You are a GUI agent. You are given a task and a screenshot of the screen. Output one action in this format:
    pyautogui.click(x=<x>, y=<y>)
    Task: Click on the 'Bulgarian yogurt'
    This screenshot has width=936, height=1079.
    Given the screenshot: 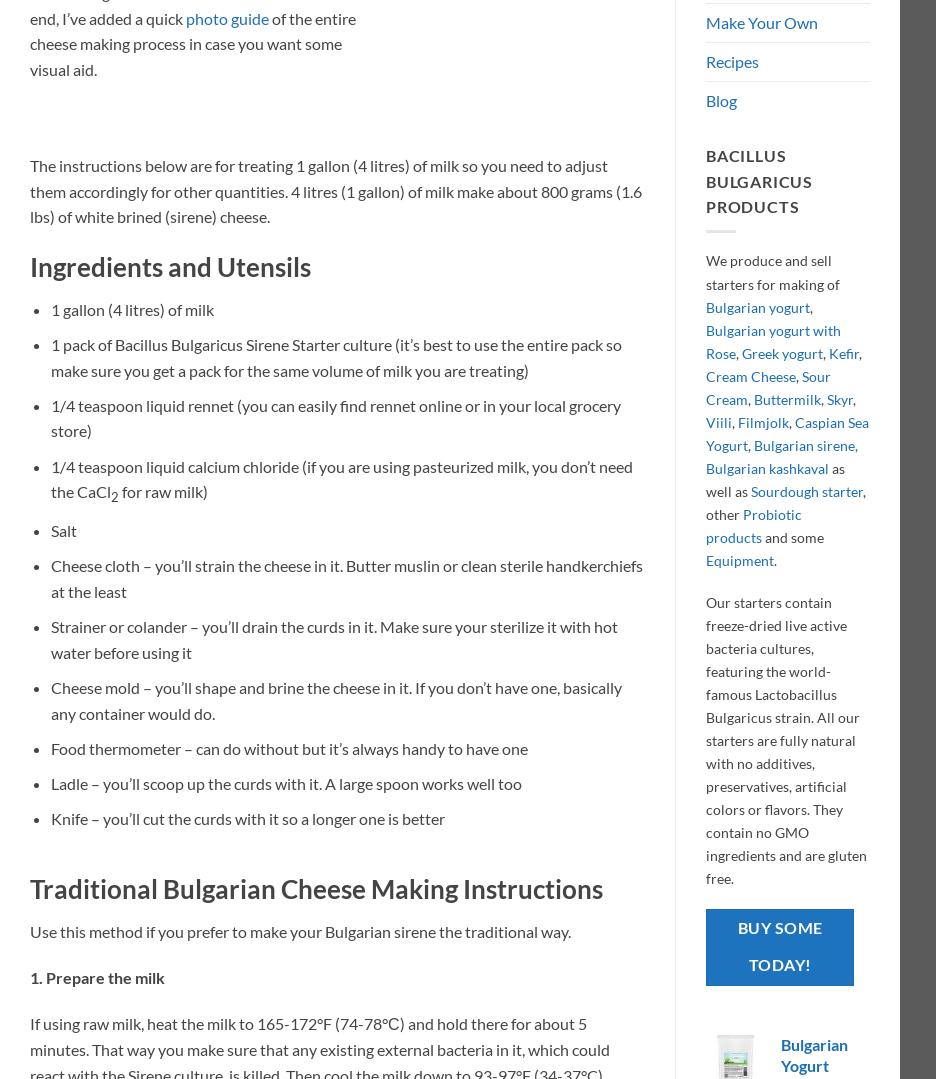 What is the action you would take?
    pyautogui.click(x=757, y=305)
    